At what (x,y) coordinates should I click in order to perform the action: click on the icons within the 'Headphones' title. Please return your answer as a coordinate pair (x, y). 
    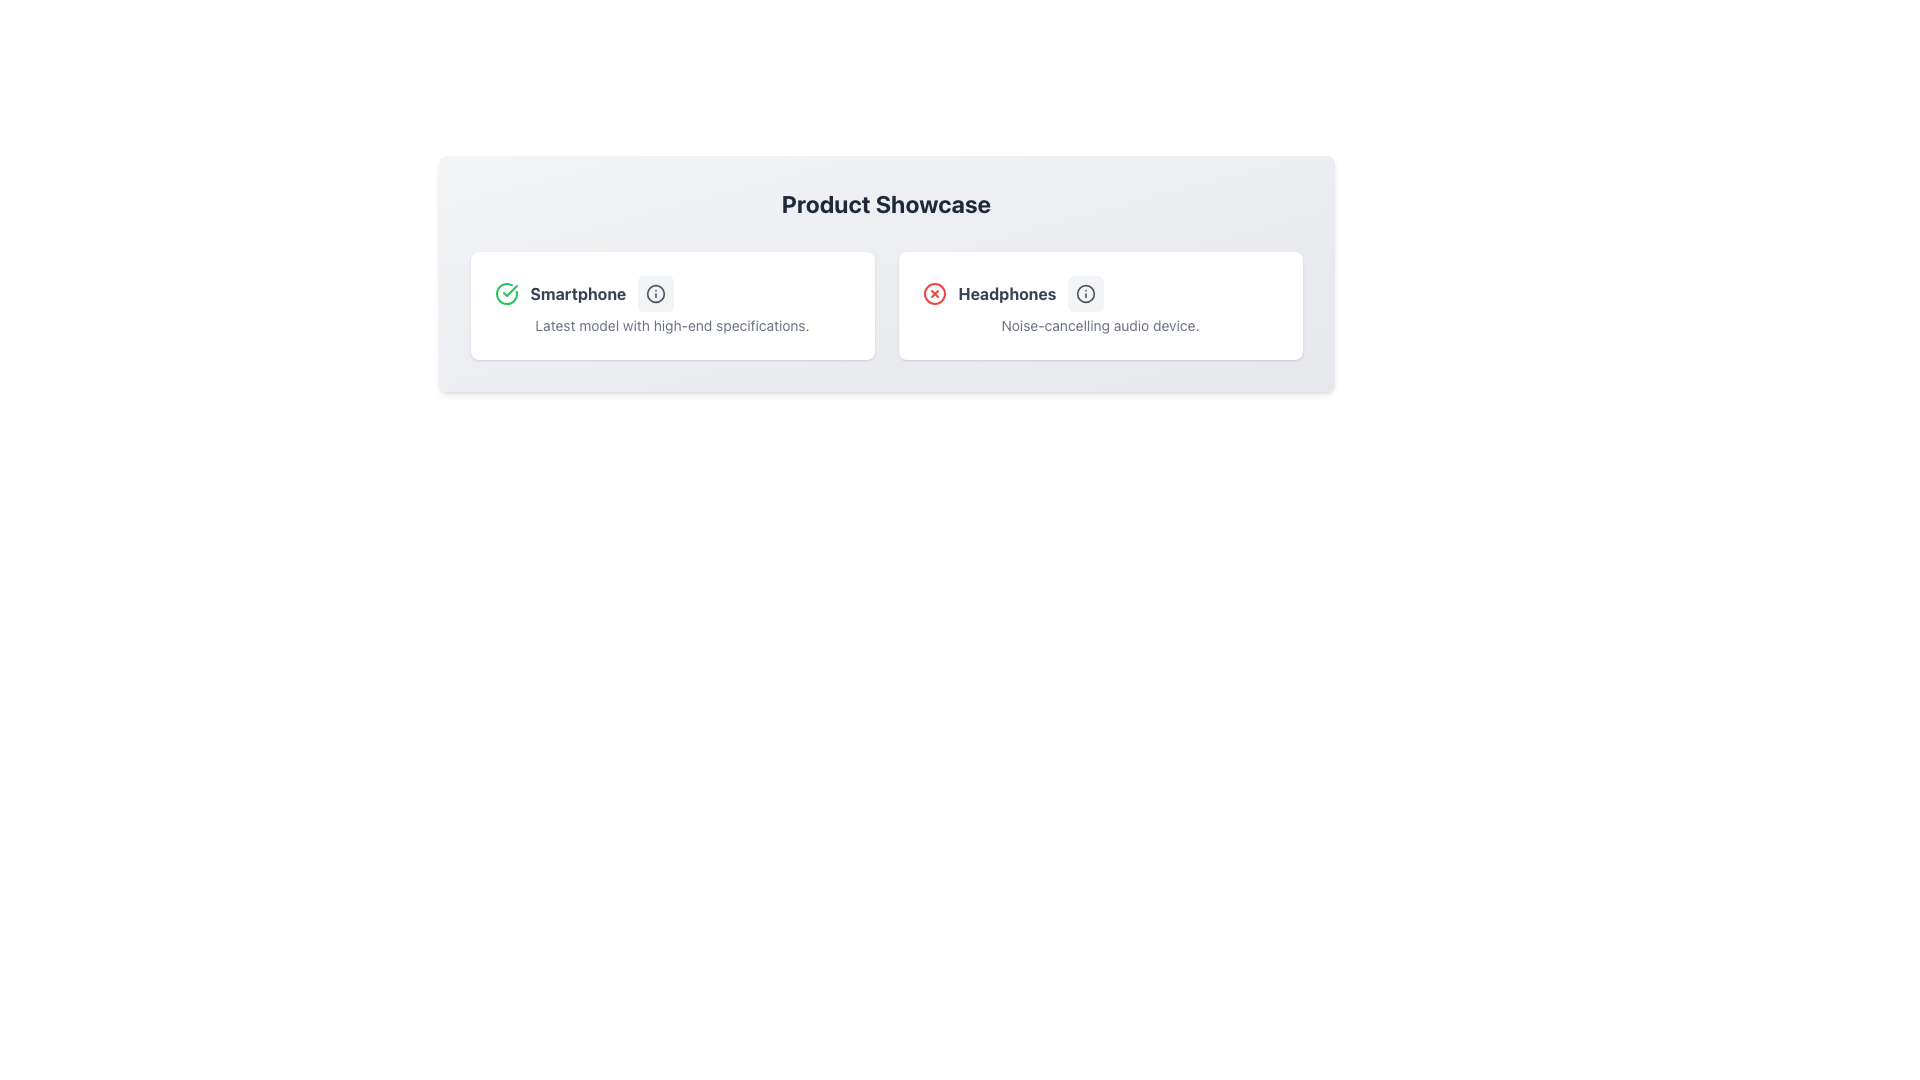
    Looking at the image, I should click on (1099, 293).